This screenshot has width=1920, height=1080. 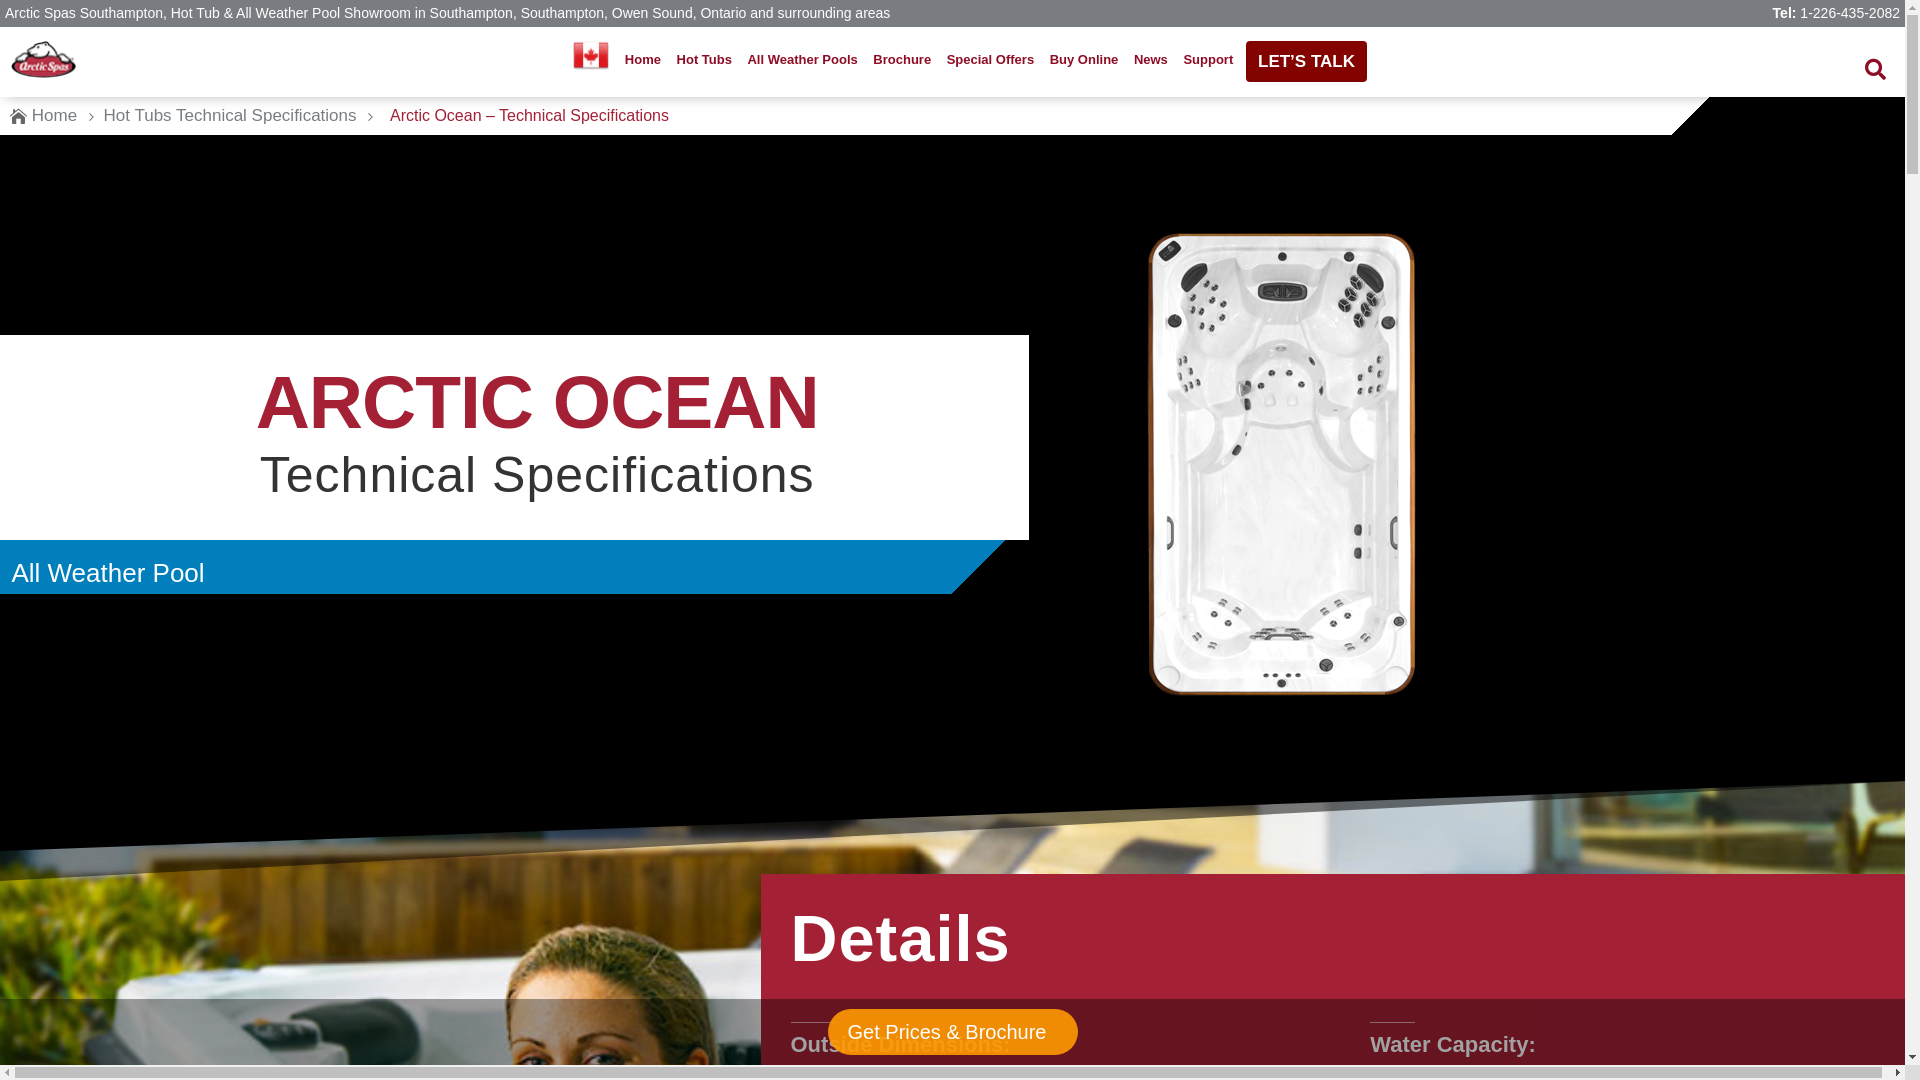 I want to click on 'All Weather Pools', so click(x=802, y=58).